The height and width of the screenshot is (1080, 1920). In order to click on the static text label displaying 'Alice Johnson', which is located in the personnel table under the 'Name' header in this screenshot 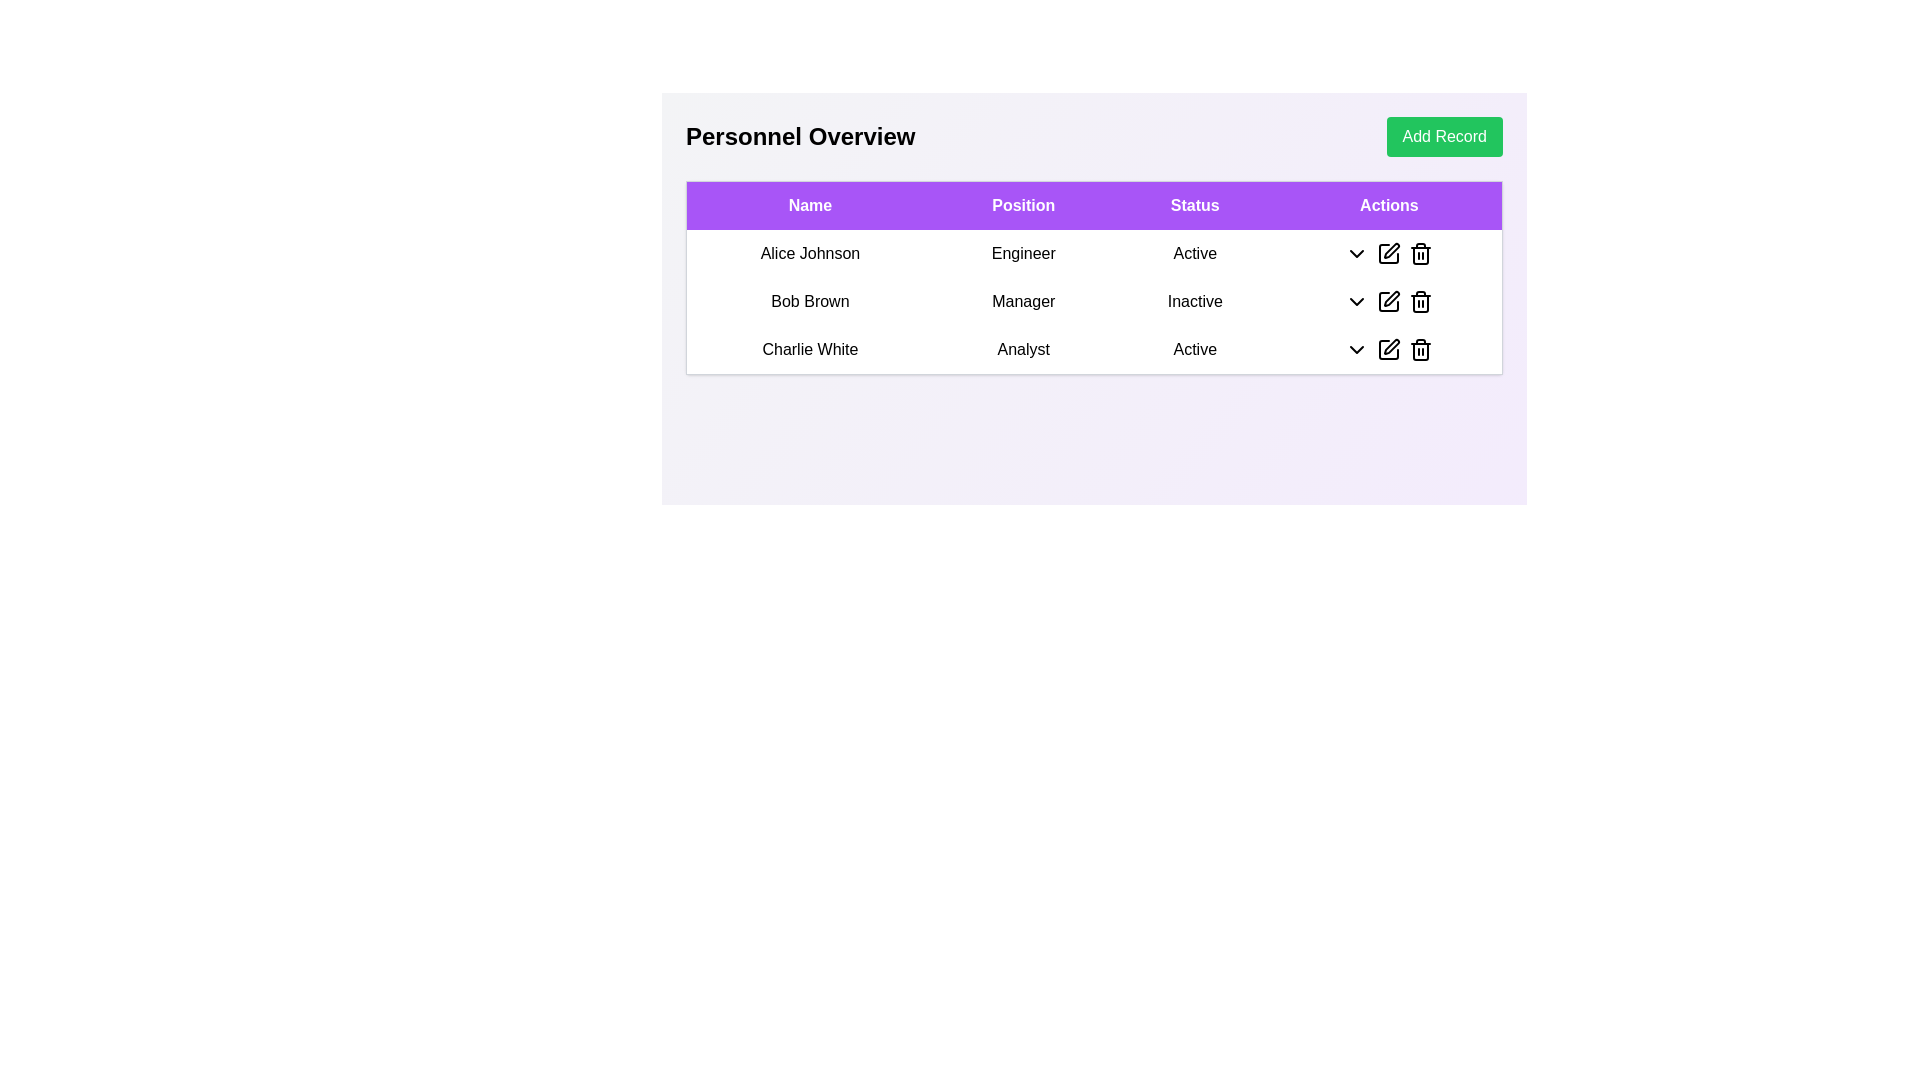, I will do `click(810, 253)`.